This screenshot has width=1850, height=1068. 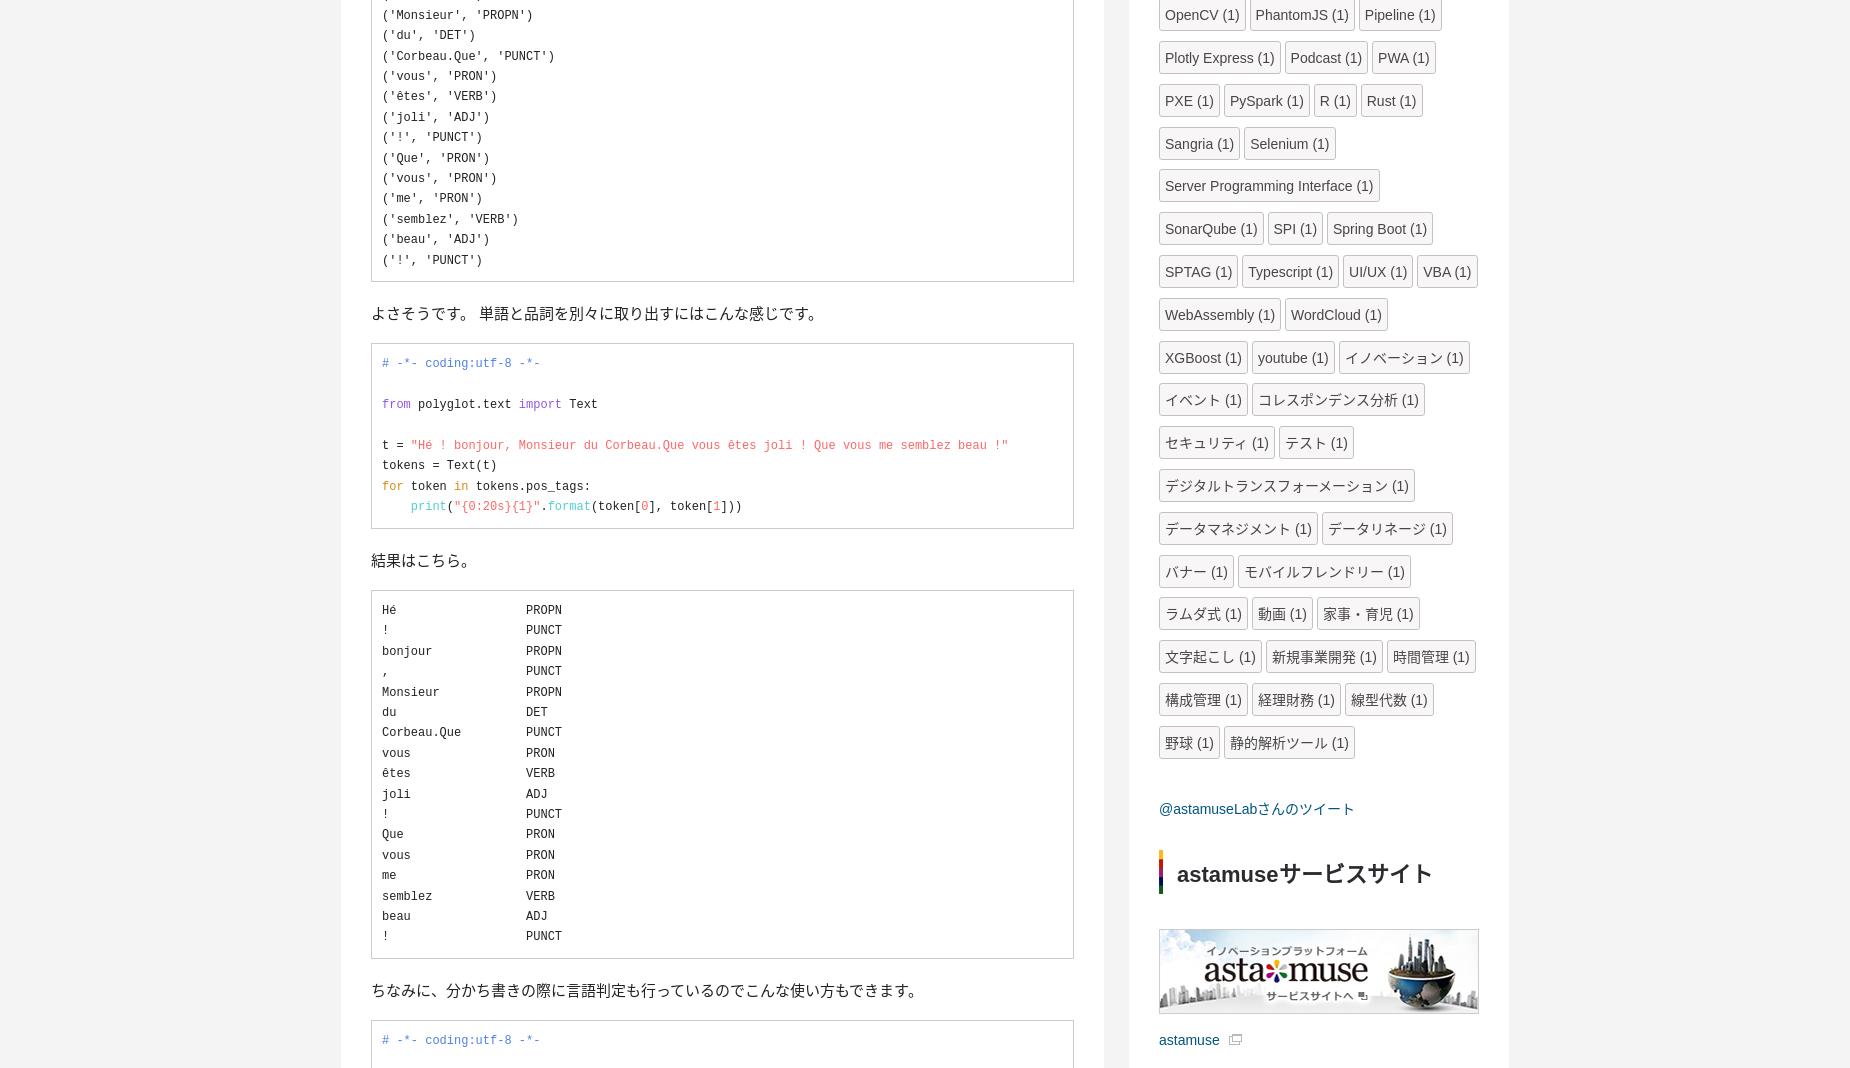 I want to click on ']))', so click(x=730, y=506).